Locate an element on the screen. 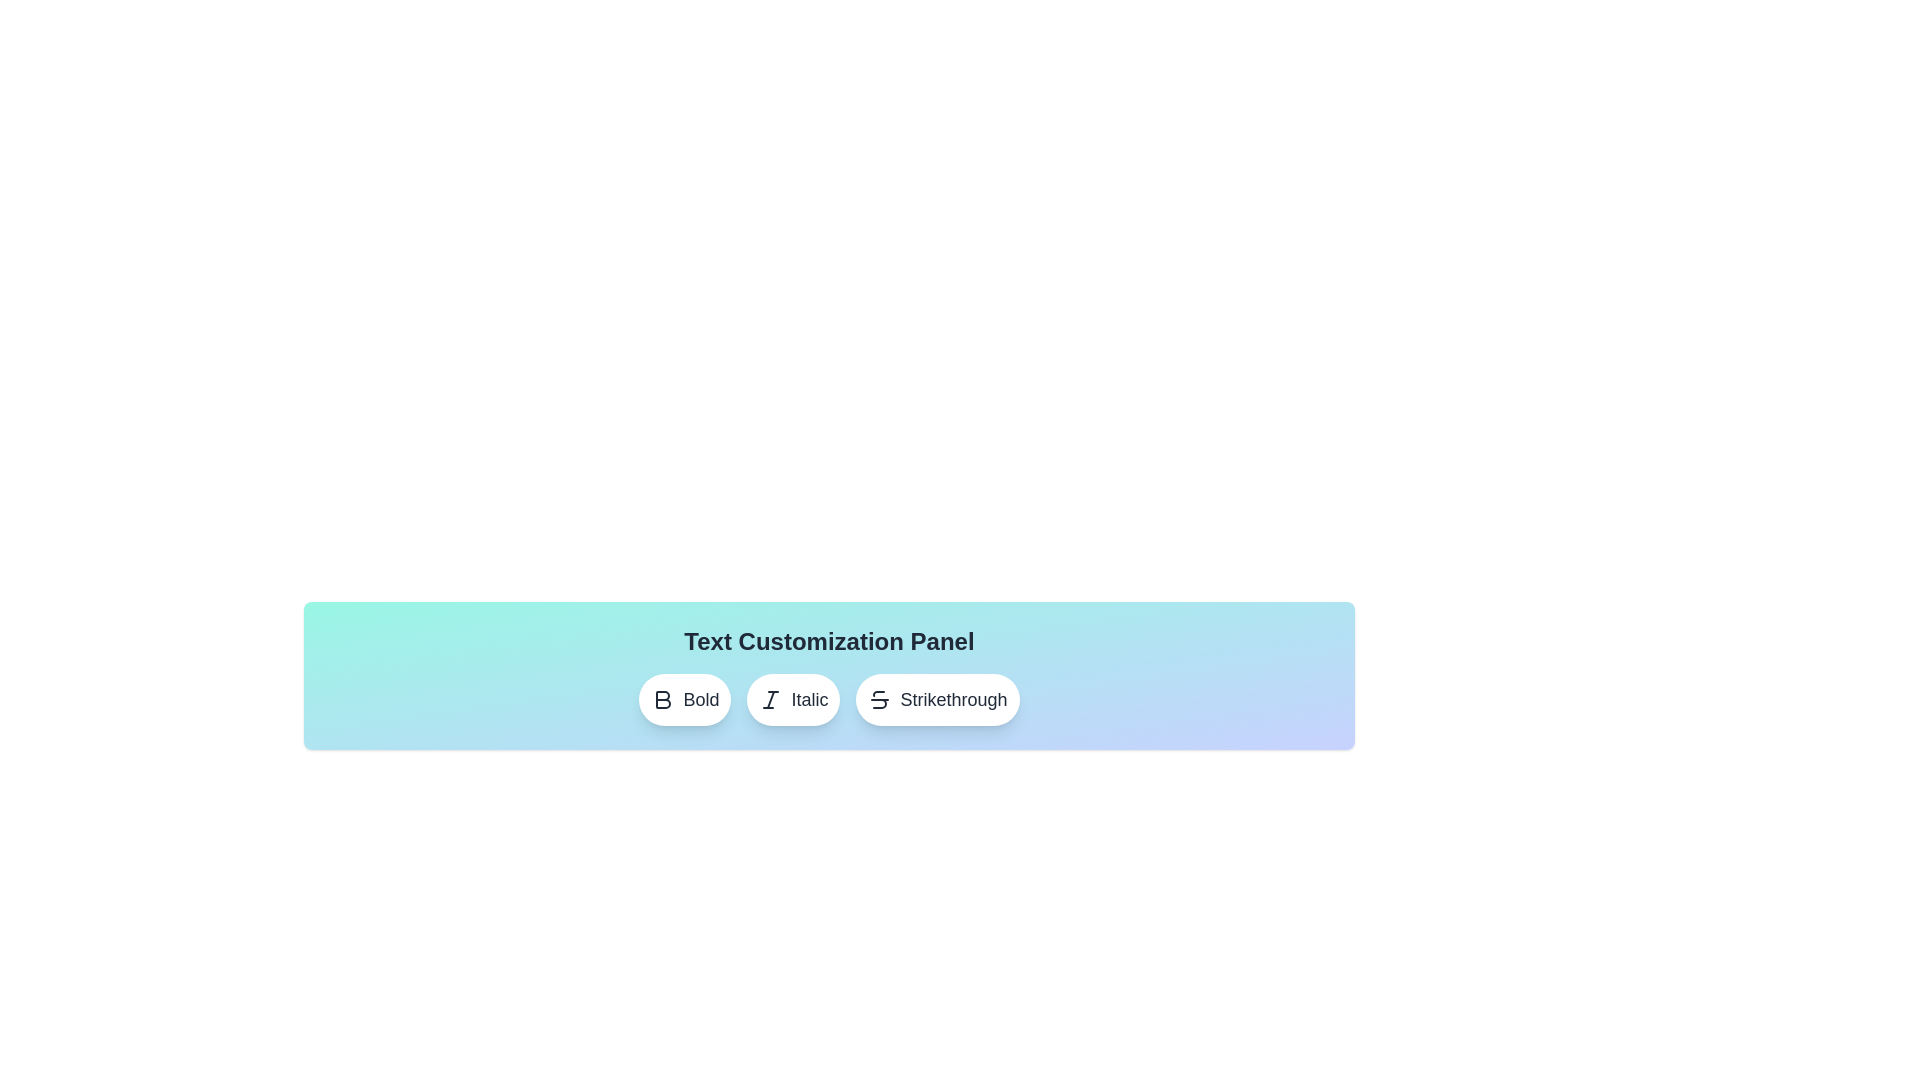 The width and height of the screenshot is (1920, 1080). the Strikethrough formatting icon, which is styled with black strokes and located within a rounded white button labeled 'Strikethrough' is located at coordinates (880, 698).